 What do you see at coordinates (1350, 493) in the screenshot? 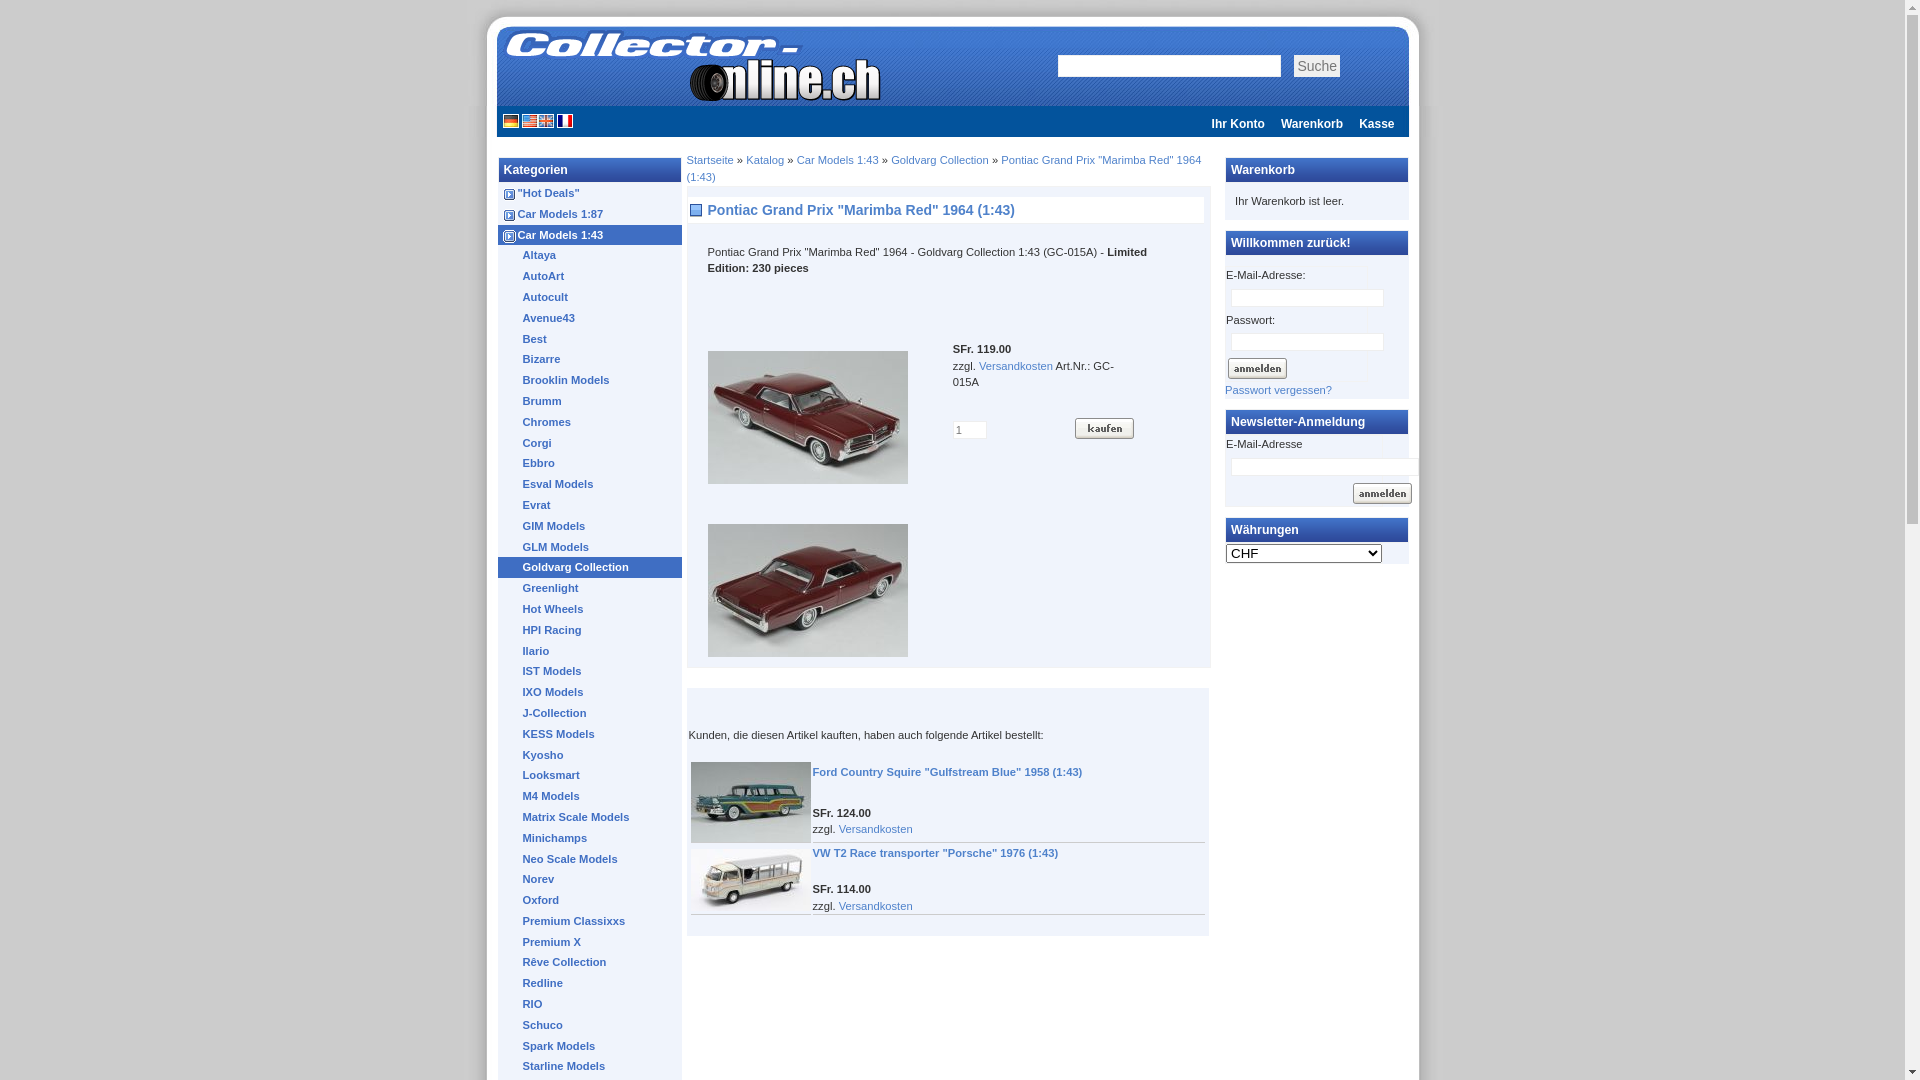
I see `' Anmelden '` at bounding box center [1350, 493].